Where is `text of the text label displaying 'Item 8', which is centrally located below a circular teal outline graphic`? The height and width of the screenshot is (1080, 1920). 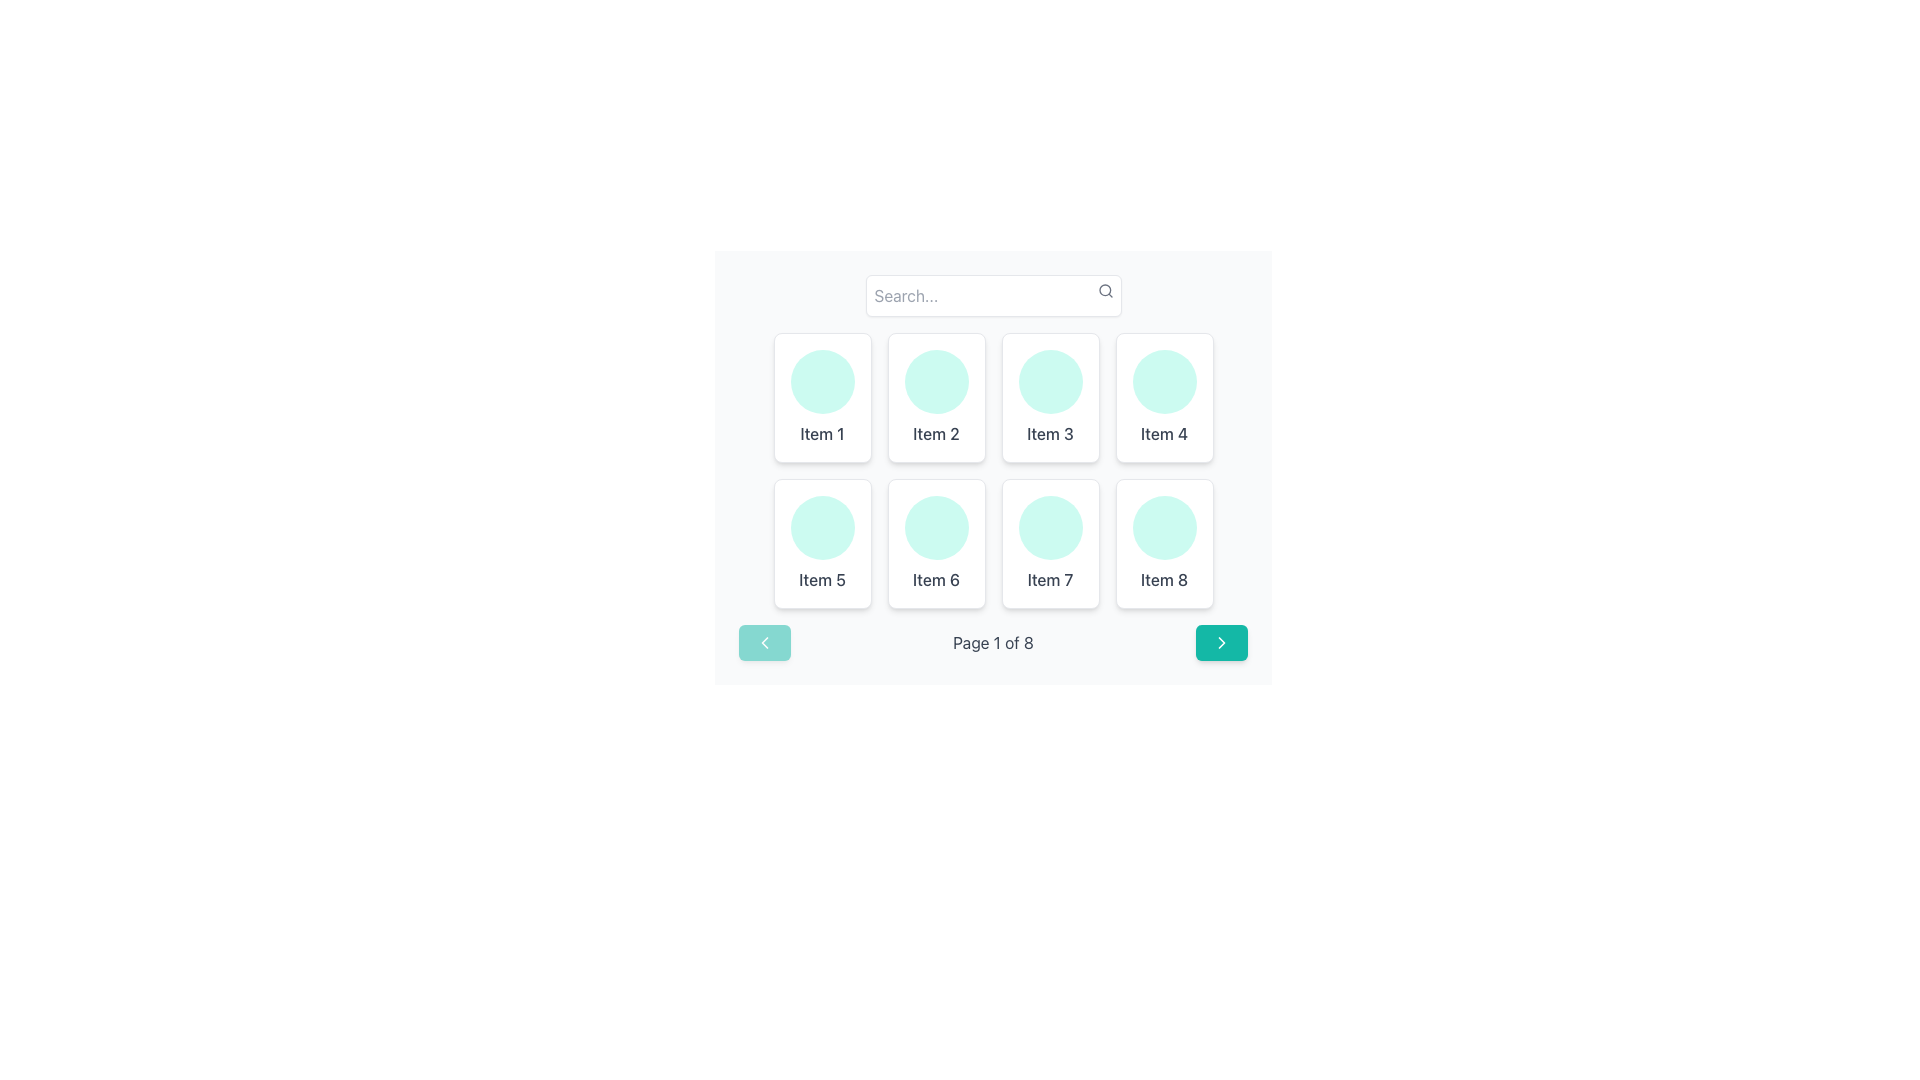
text of the text label displaying 'Item 8', which is centrally located below a circular teal outline graphic is located at coordinates (1164, 579).